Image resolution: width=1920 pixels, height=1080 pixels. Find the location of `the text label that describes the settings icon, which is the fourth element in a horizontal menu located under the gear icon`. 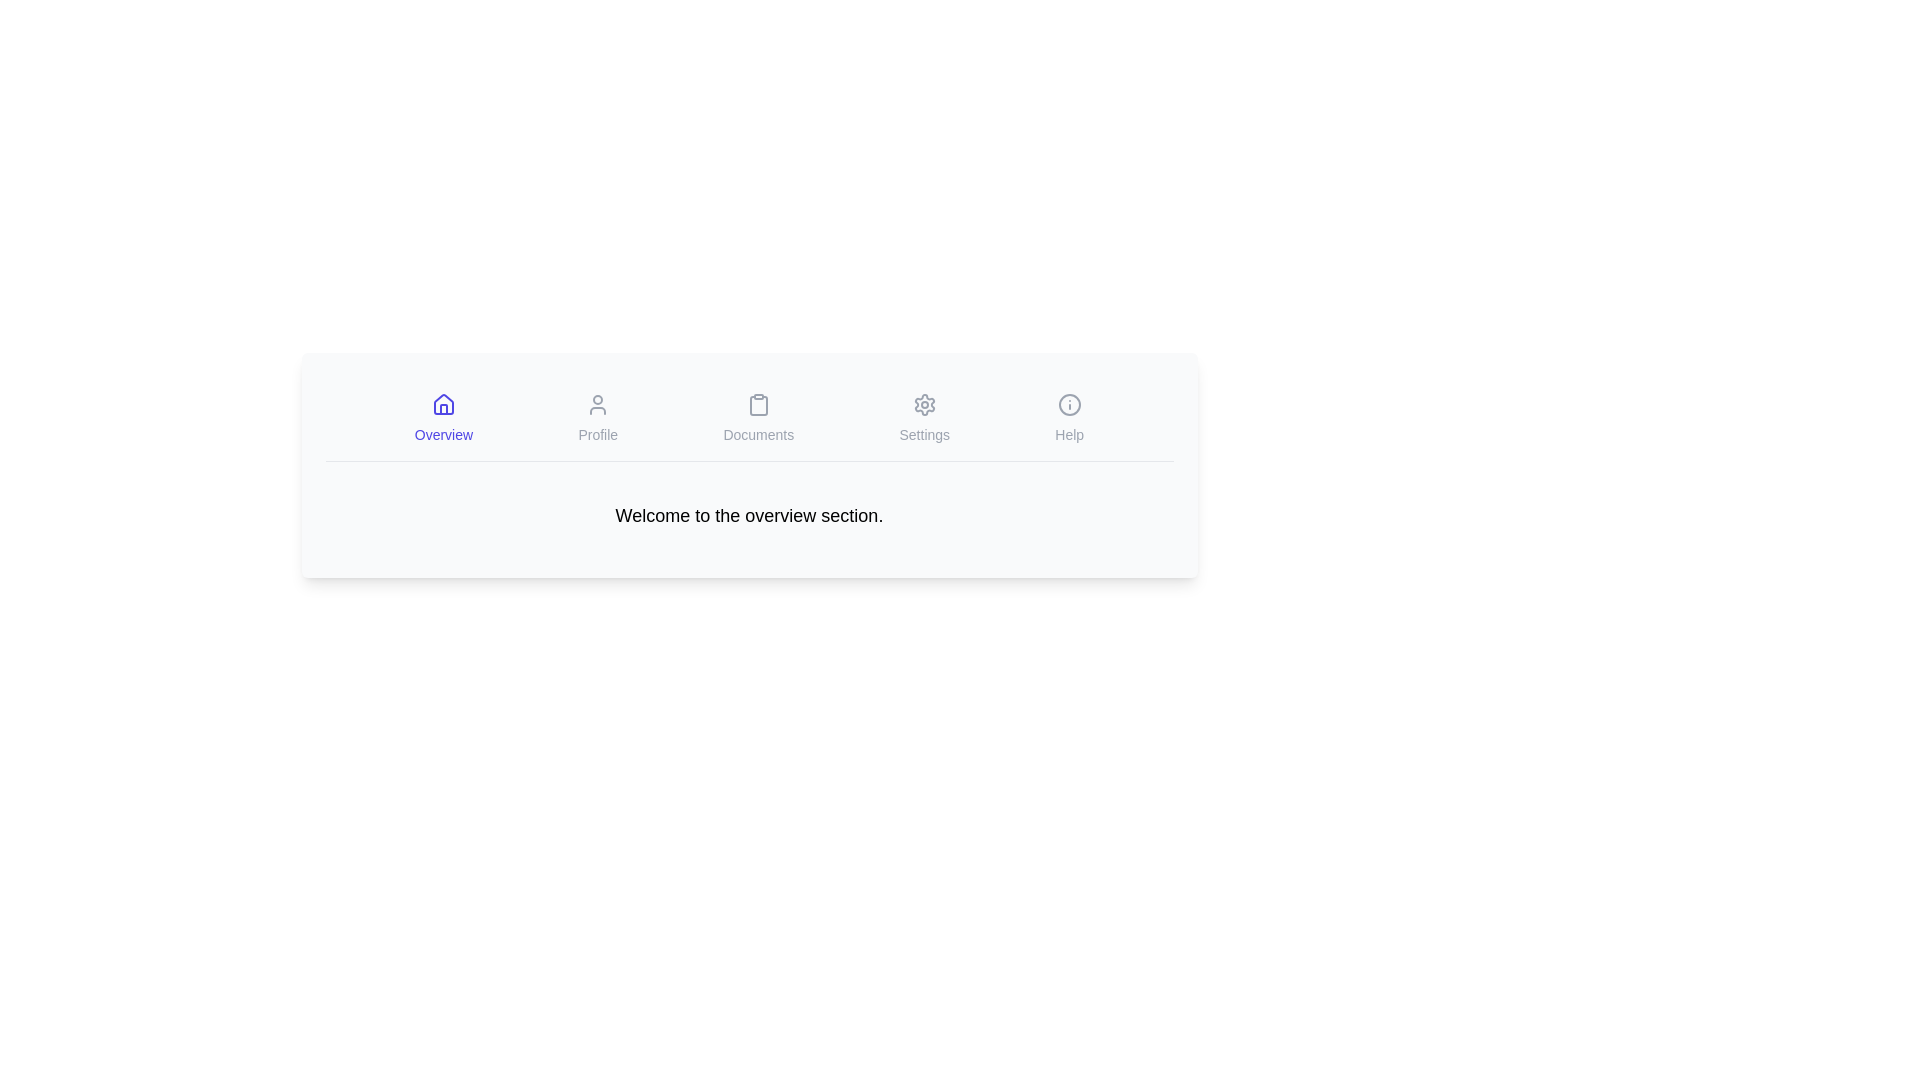

the text label that describes the settings icon, which is the fourth element in a horizontal menu located under the gear icon is located at coordinates (923, 434).